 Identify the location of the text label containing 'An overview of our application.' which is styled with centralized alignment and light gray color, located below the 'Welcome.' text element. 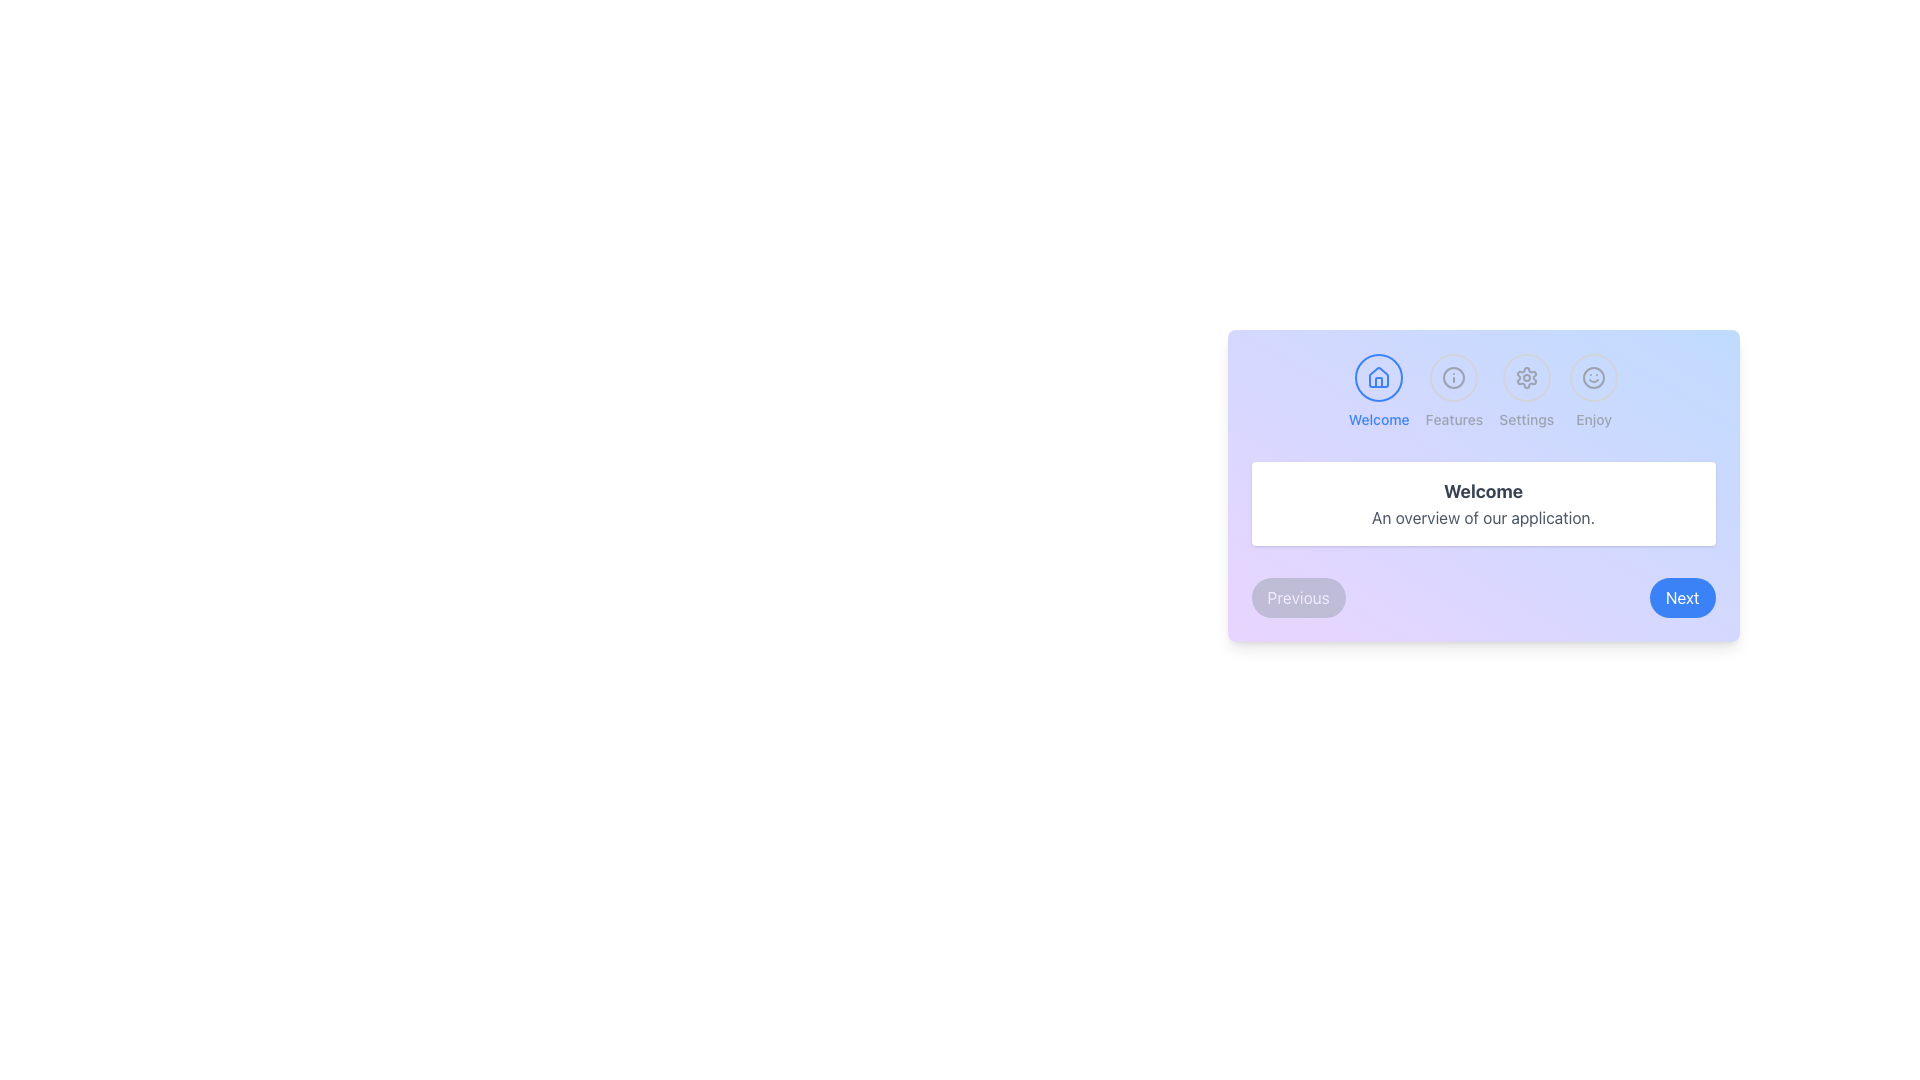
(1483, 516).